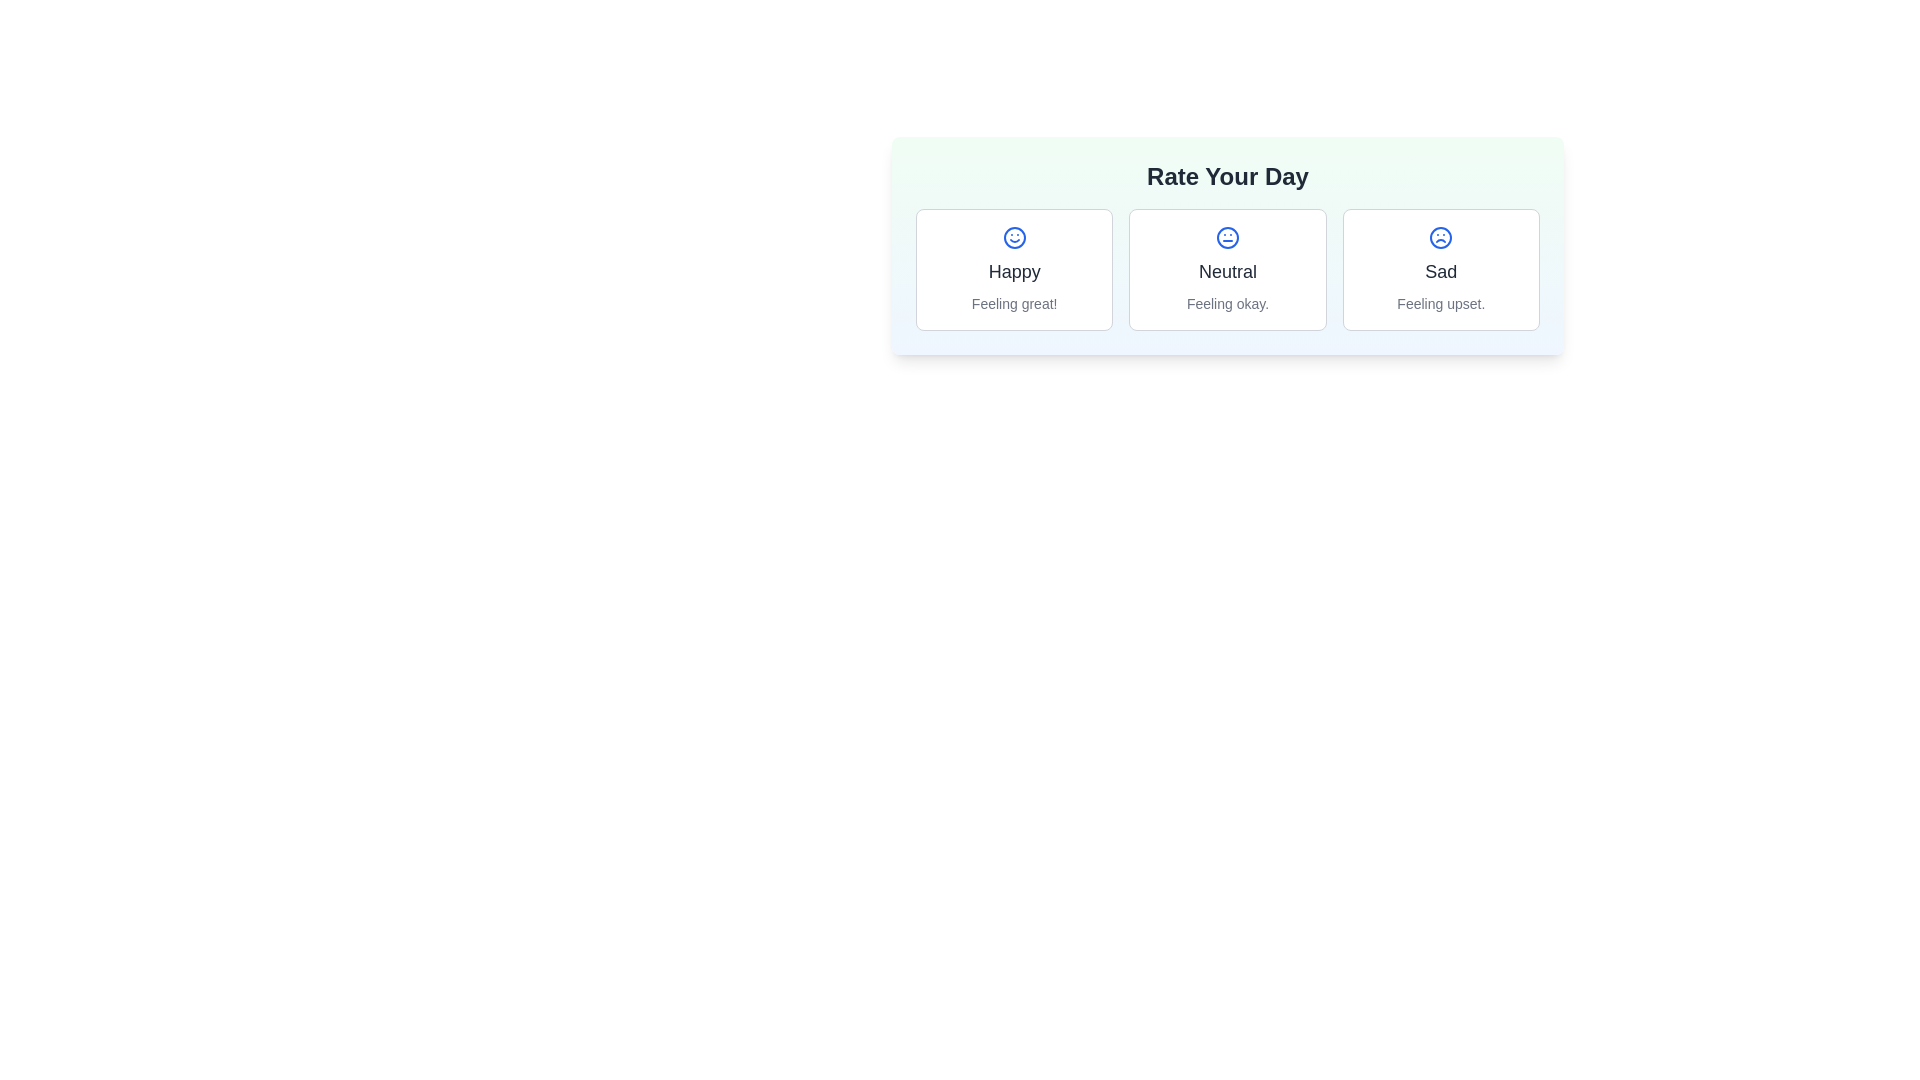 Image resolution: width=1920 pixels, height=1080 pixels. I want to click on the 'Neutral' text label that identifies the neutral mood card in the mood rating interface, so click(1227, 272).